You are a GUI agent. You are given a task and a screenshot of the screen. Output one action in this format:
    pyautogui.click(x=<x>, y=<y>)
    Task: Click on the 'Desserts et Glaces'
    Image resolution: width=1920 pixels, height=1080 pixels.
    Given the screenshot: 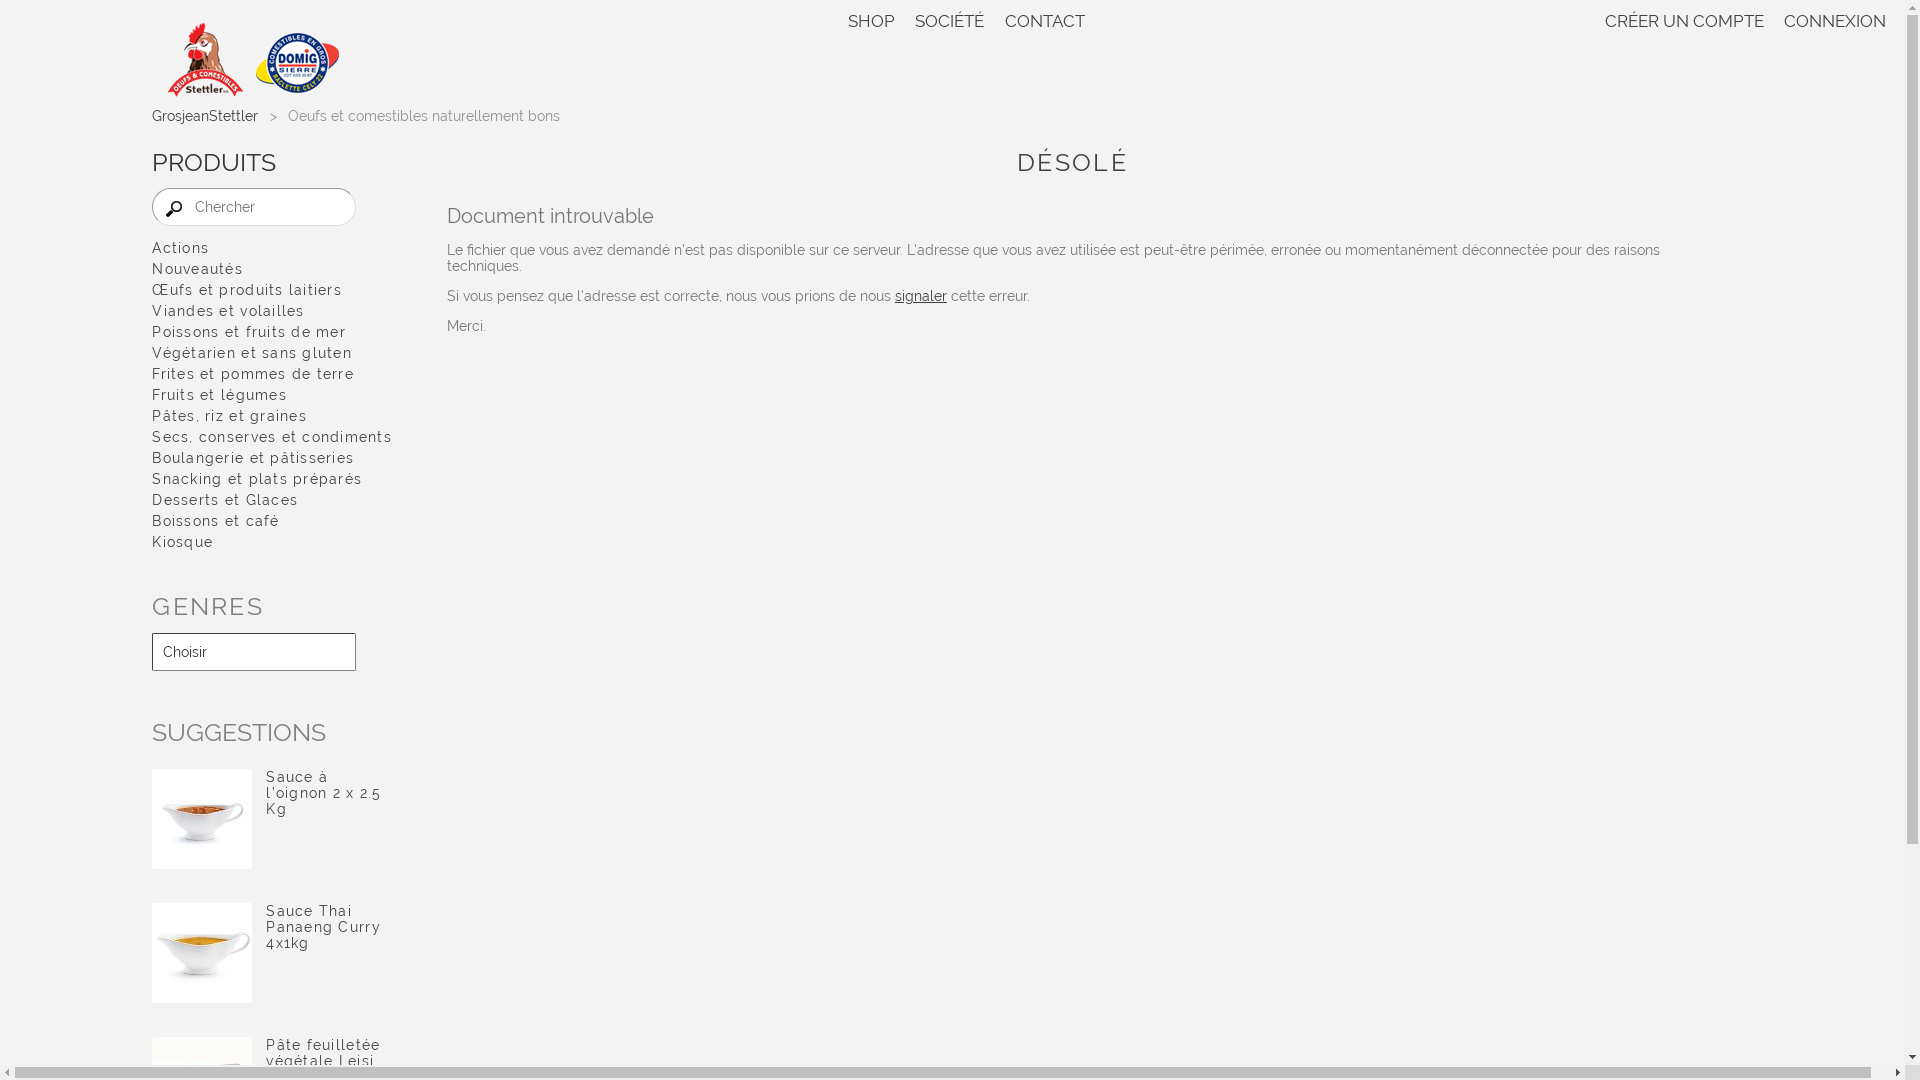 What is the action you would take?
    pyautogui.click(x=151, y=499)
    